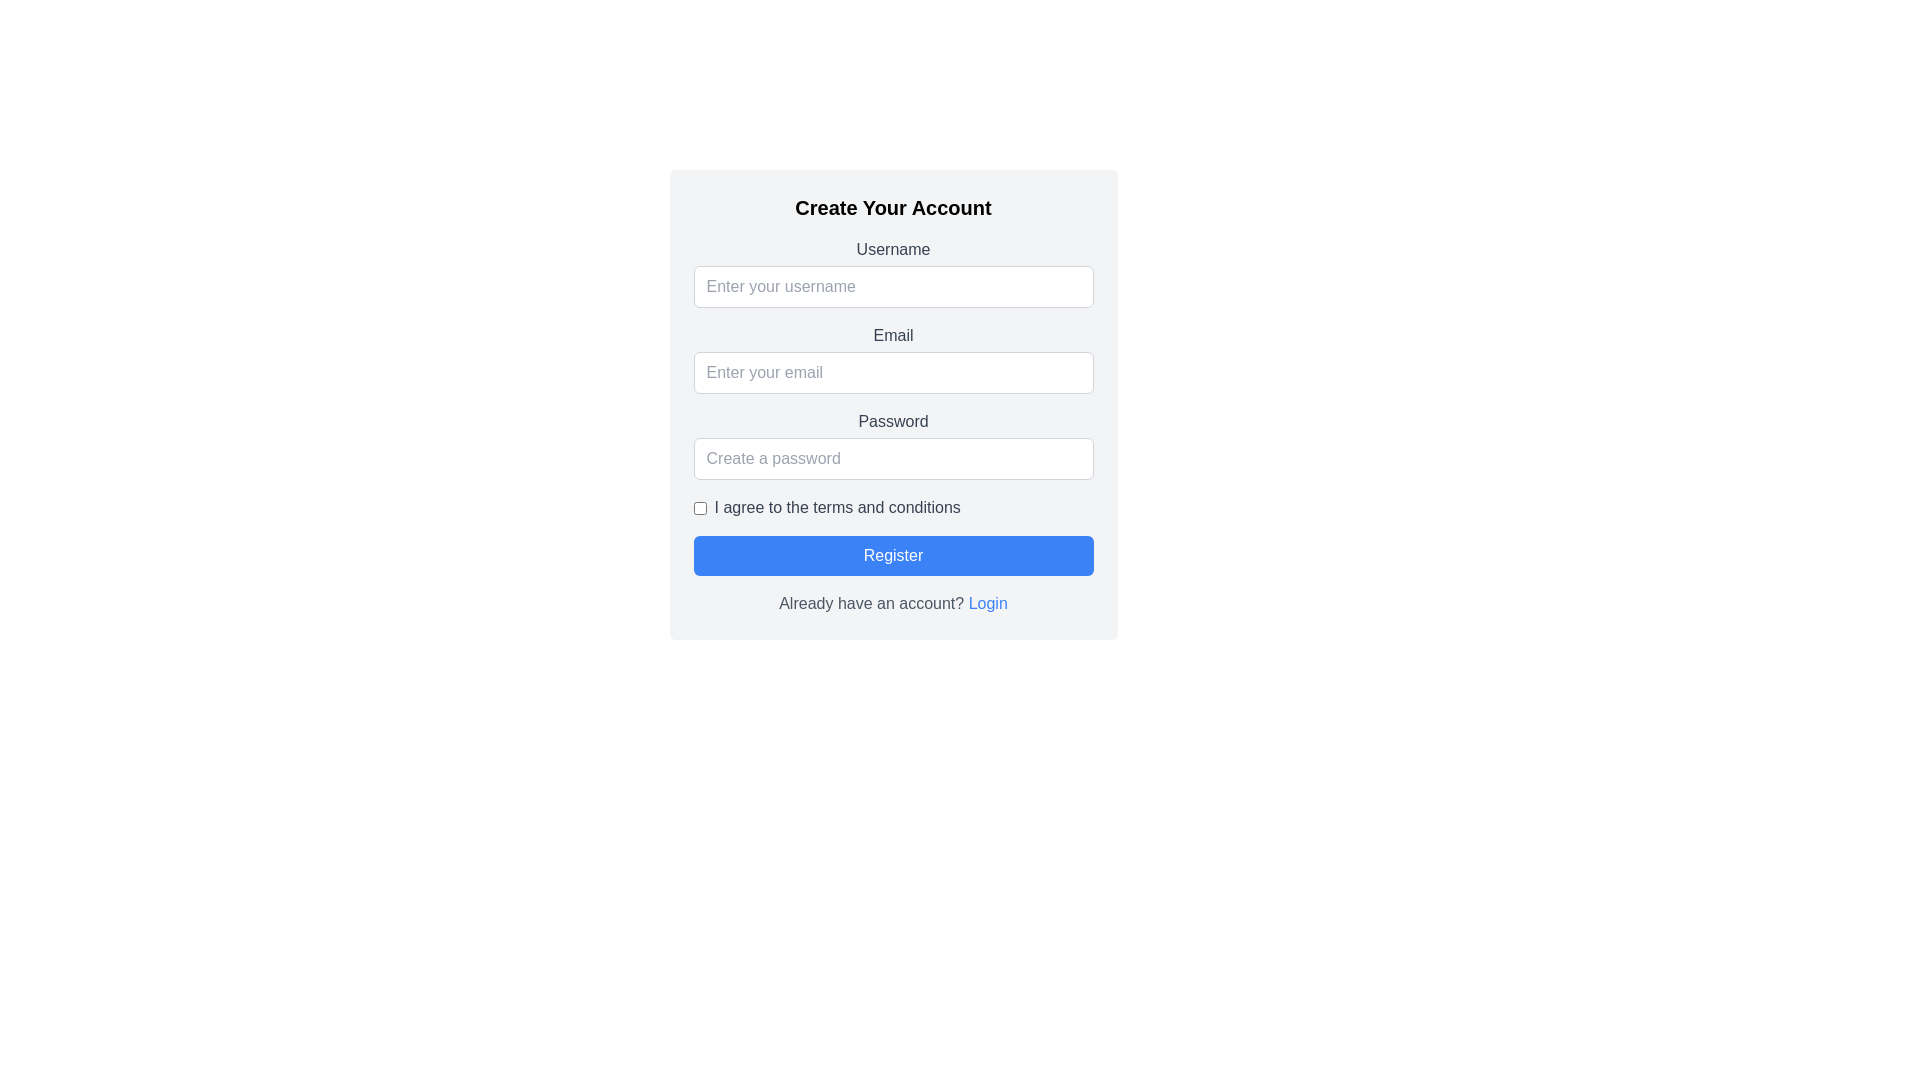  What do you see at coordinates (700, 507) in the screenshot?
I see `the checkbox input located to the left of the label 'I agree to the terms and conditions' within the registration form` at bounding box center [700, 507].